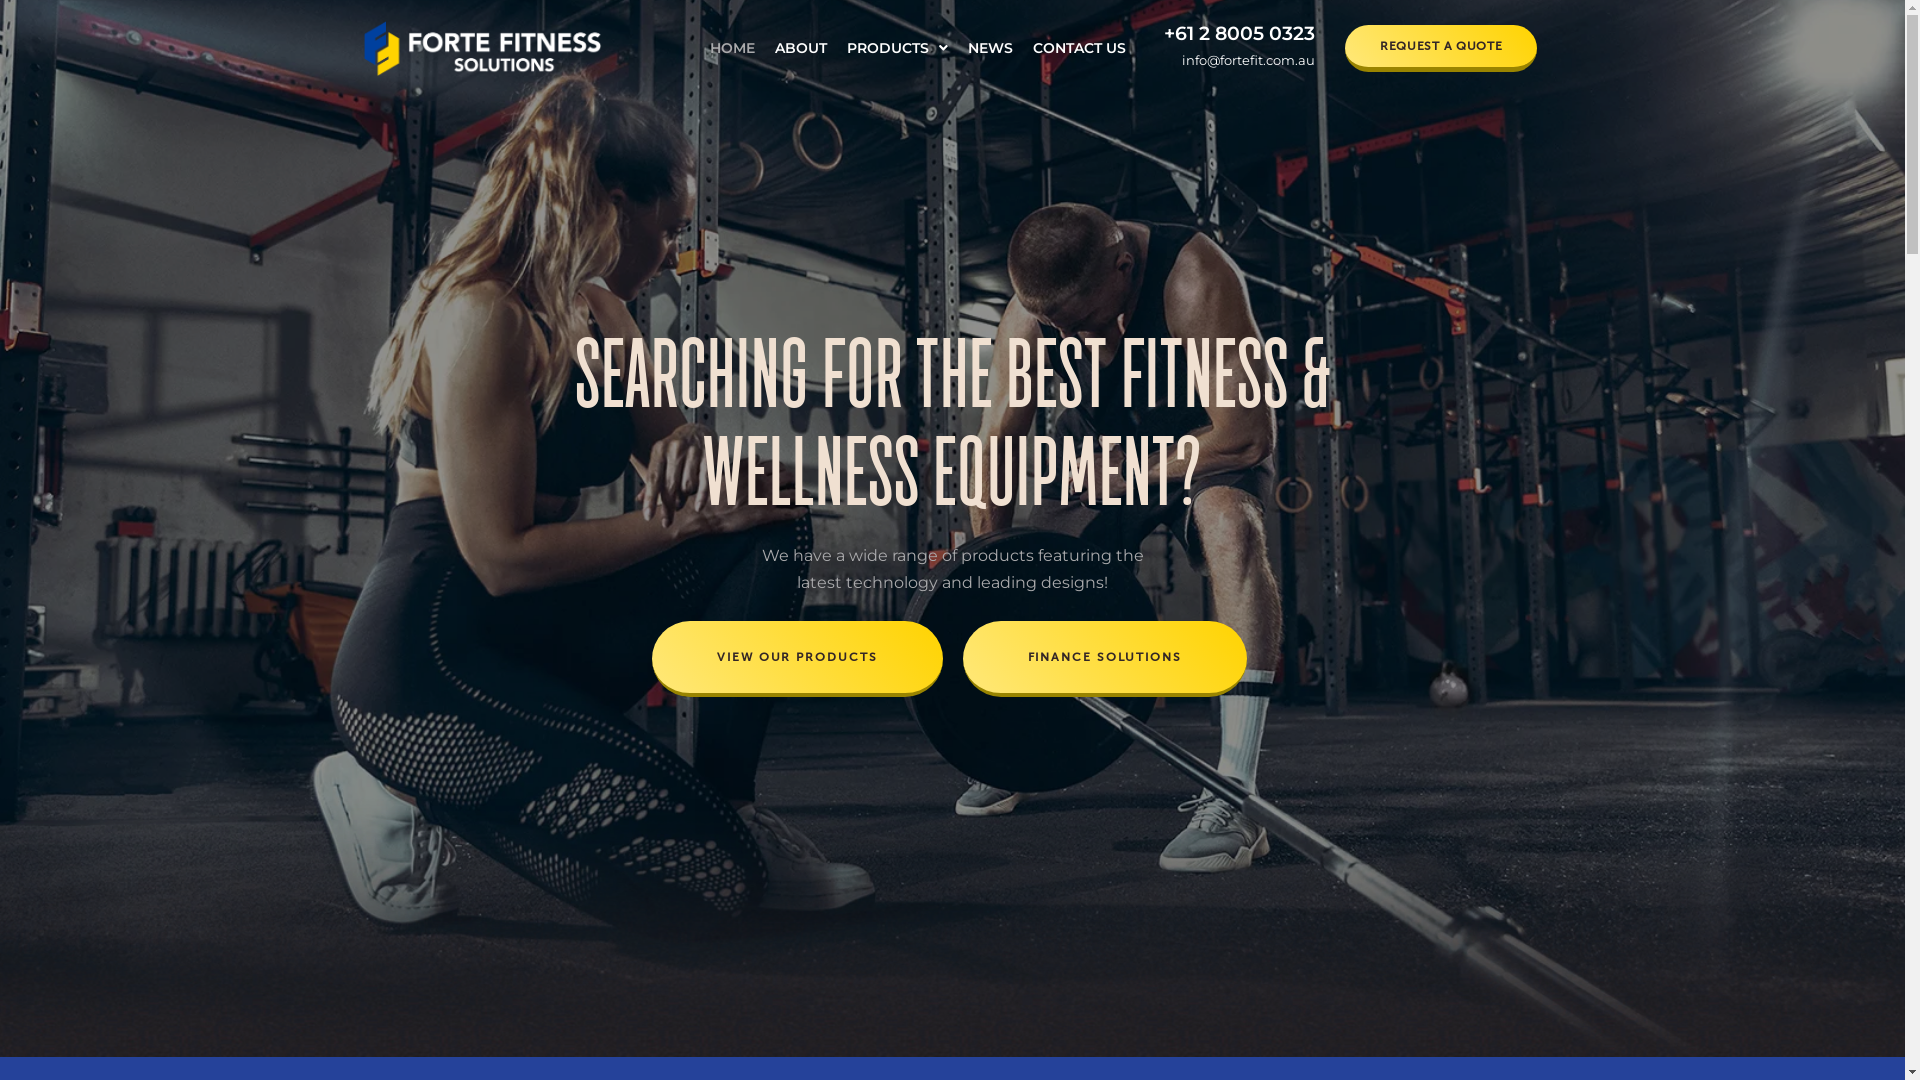  Describe the element at coordinates (1247, 59) in the screenshot. I see `'info@fortefit.com.au'` at that location.